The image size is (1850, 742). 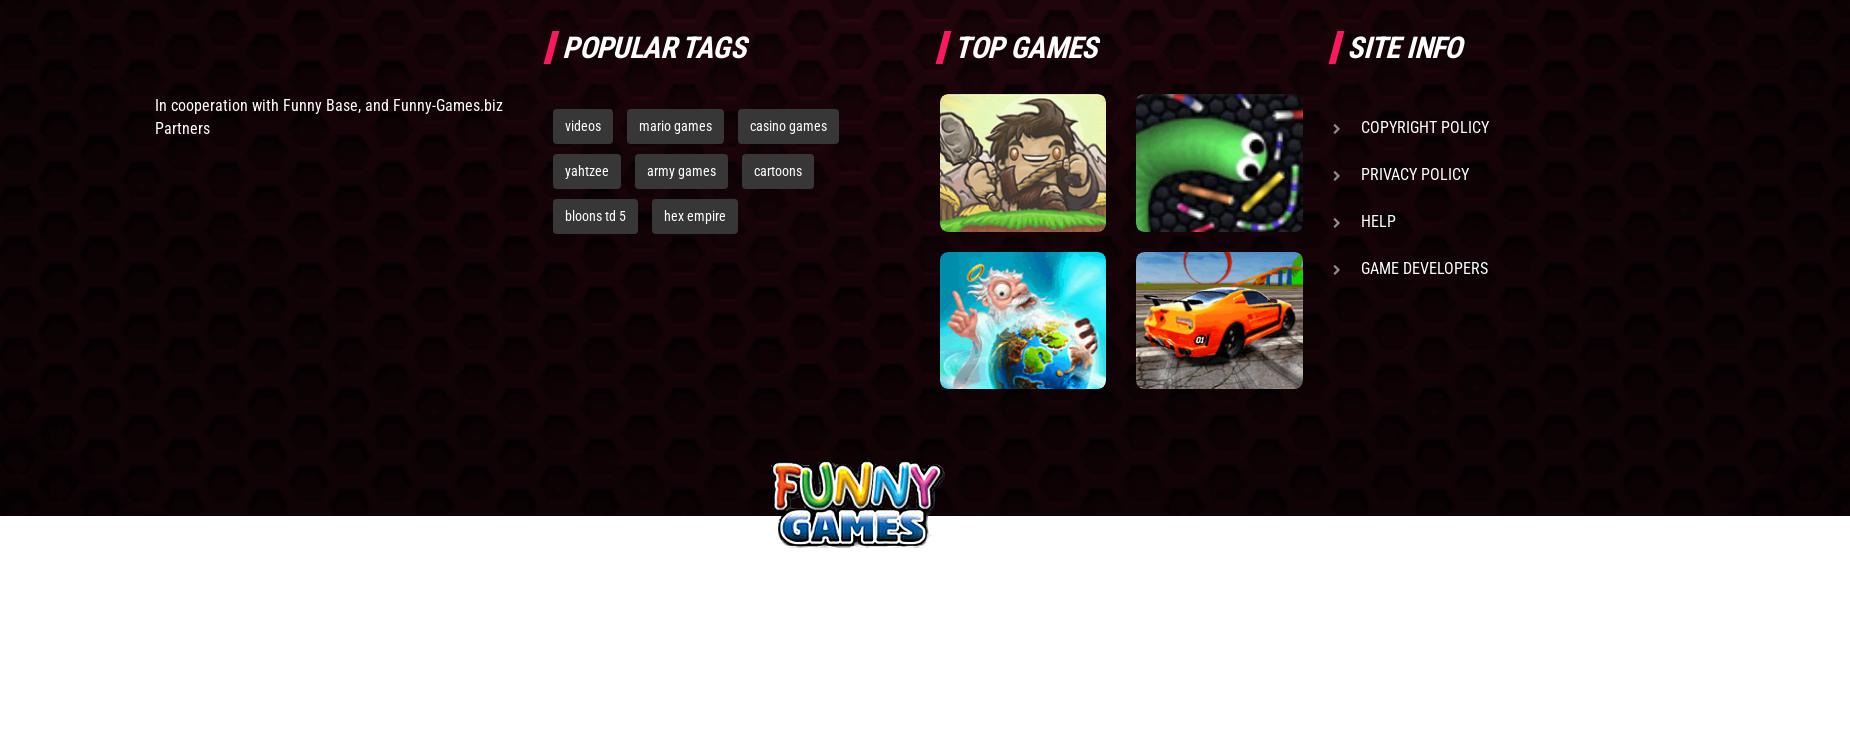 I want to click on 'Help', so click(x=1376, y=220).